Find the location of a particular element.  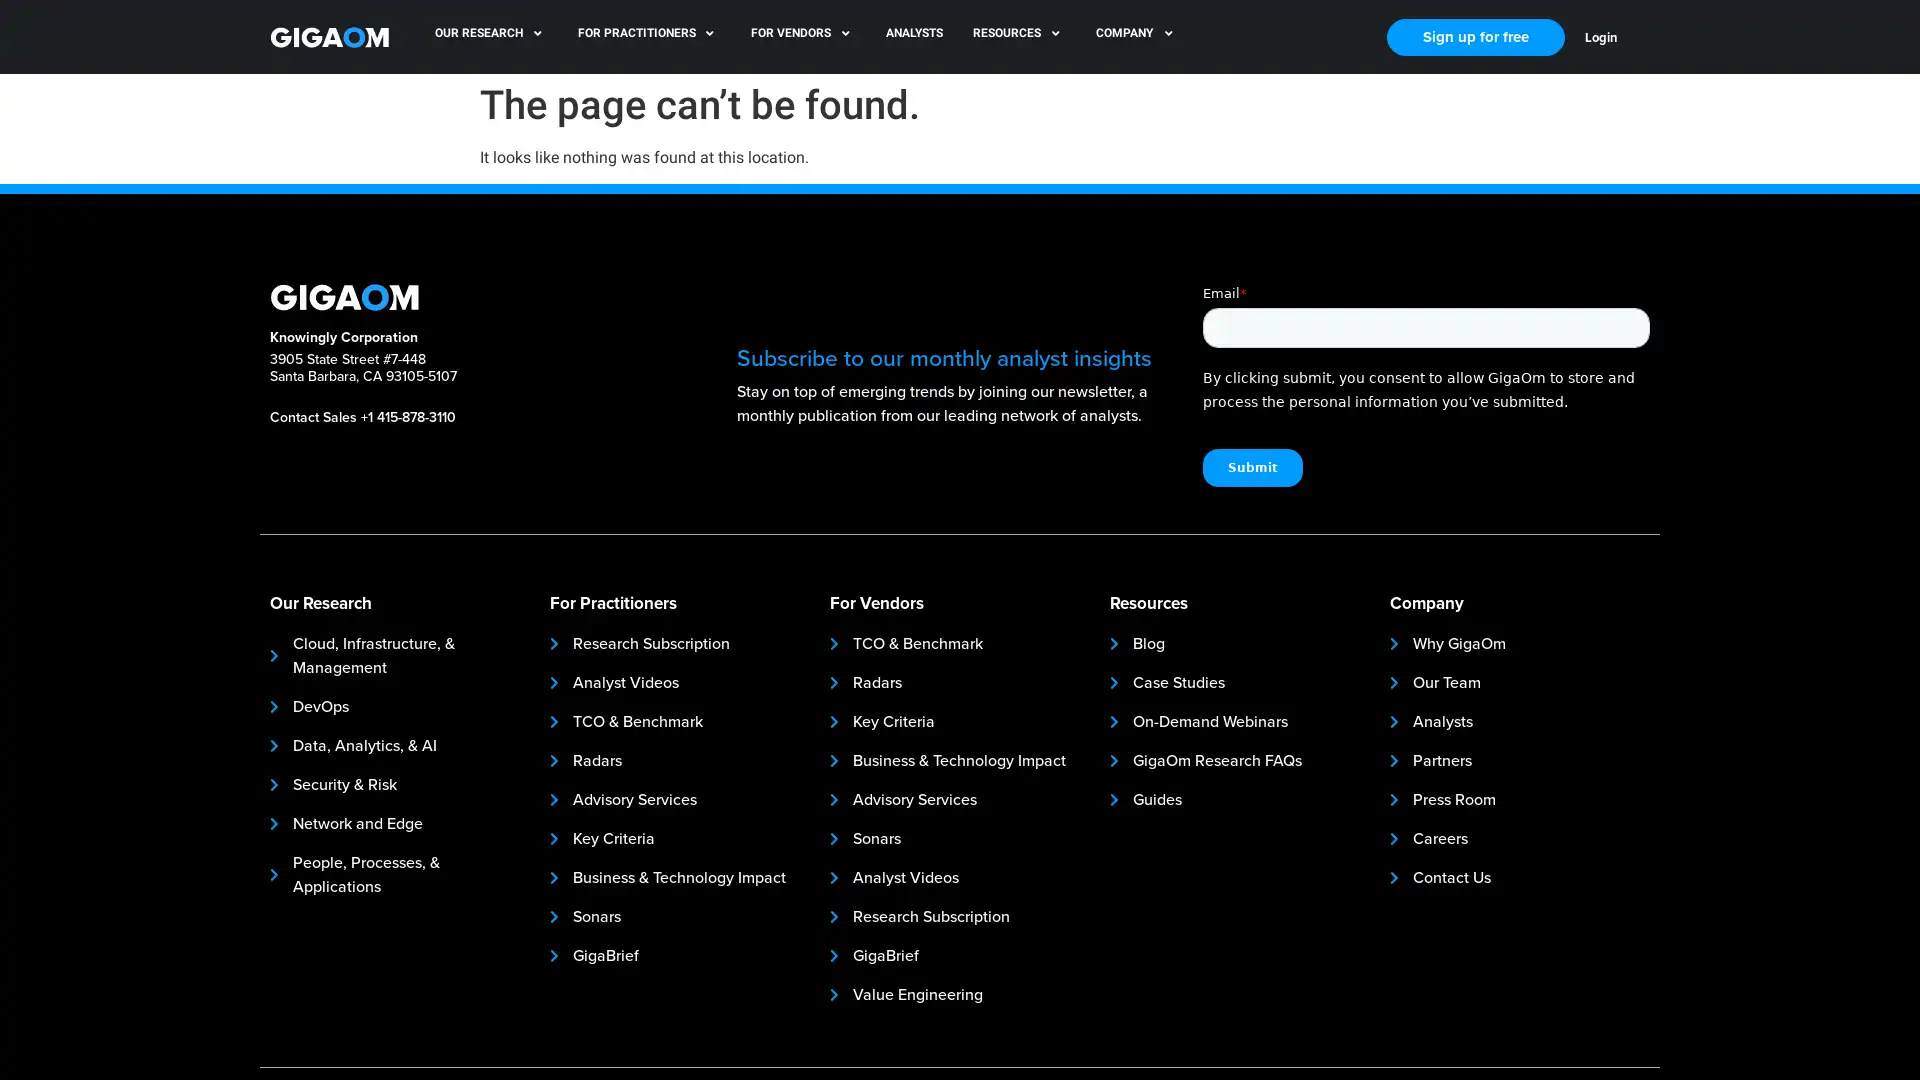

Sign up for free is located at coordinates (1476, 36).